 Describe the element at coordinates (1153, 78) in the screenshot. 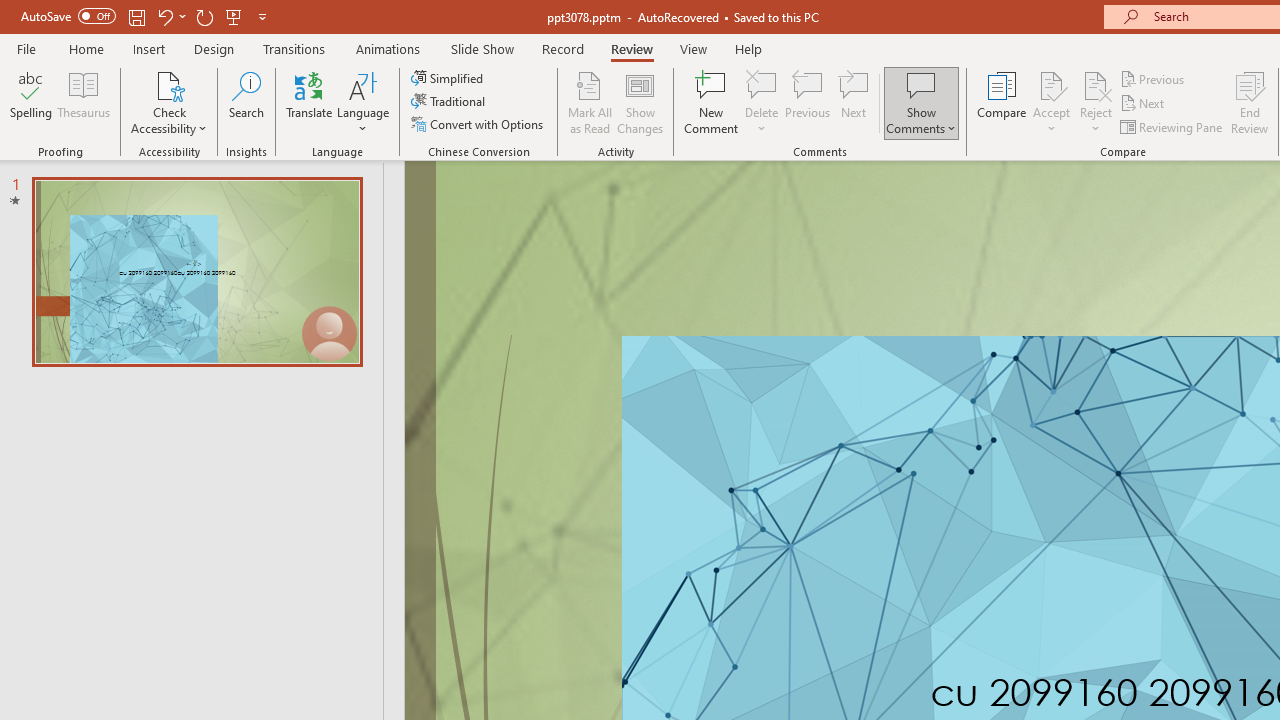

I see `'Previous'` at that location.